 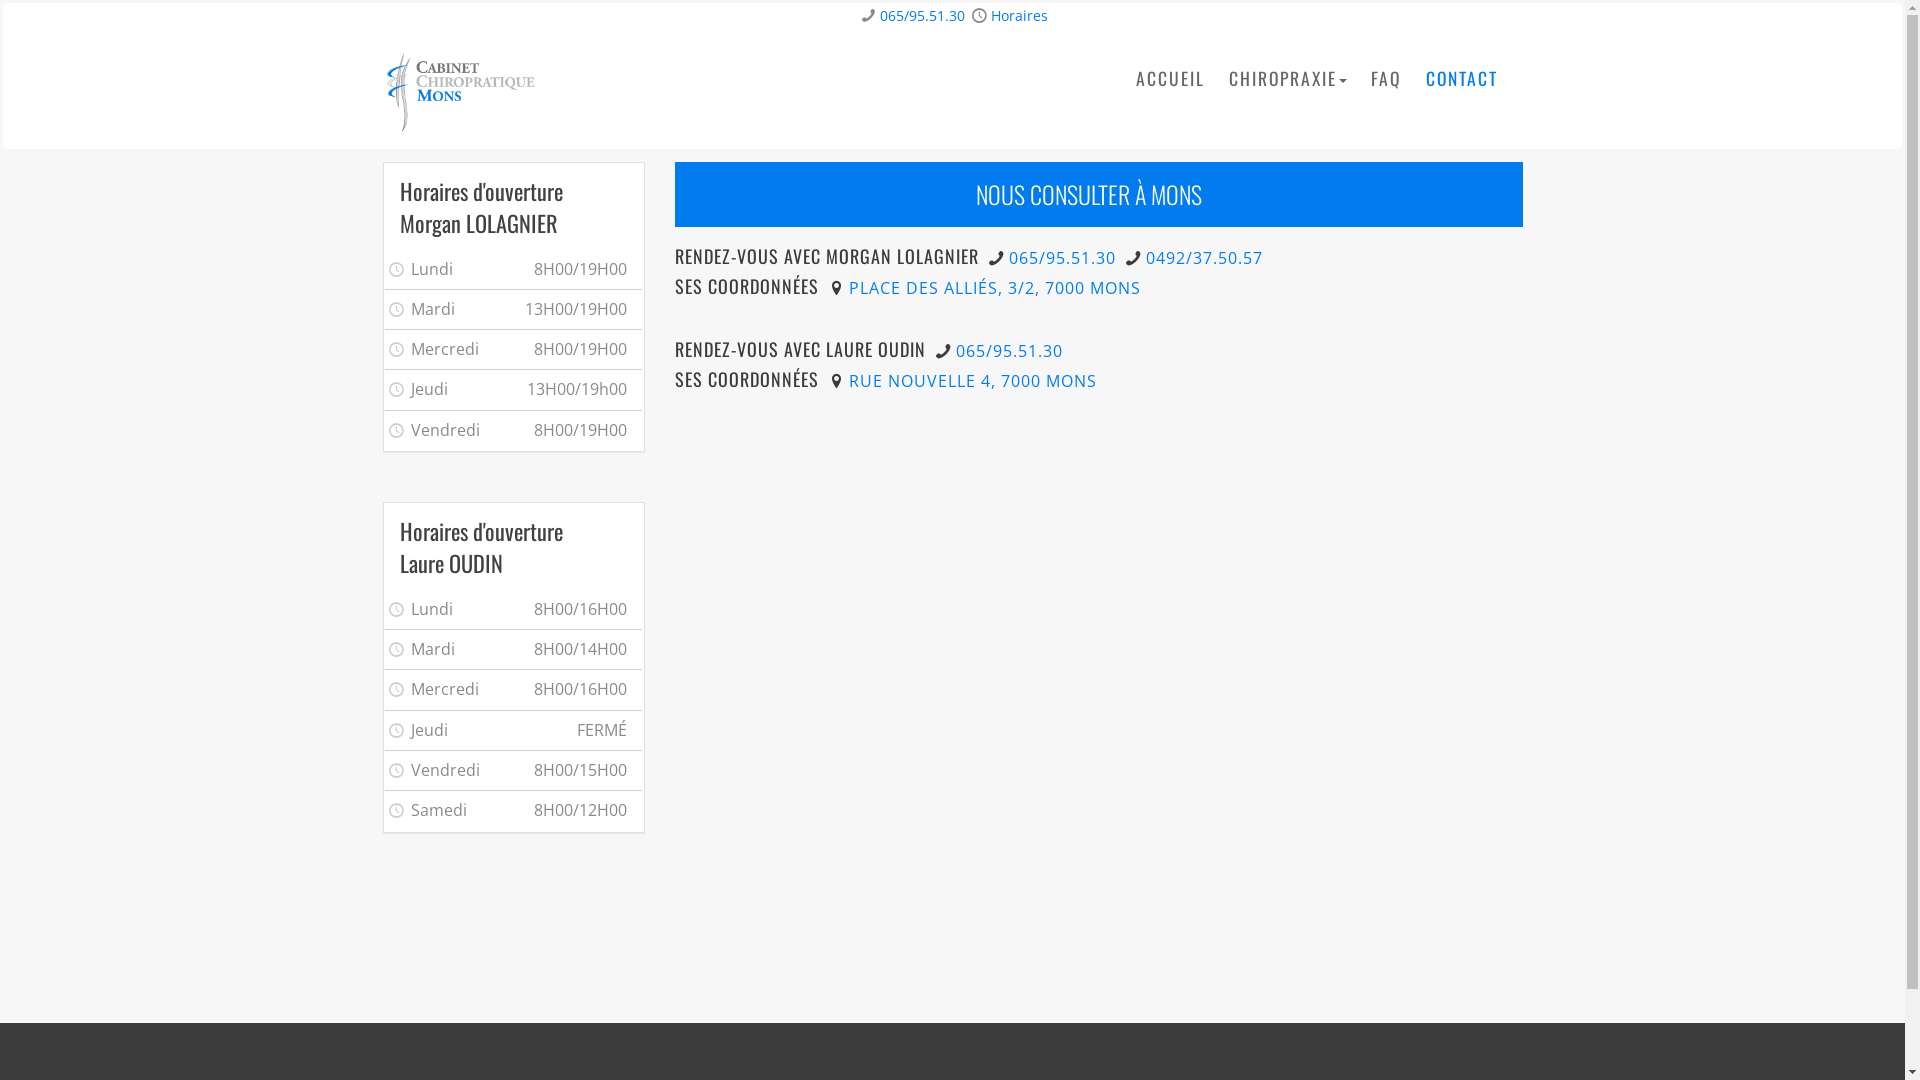 What do you see at coordinates (1227, 77) in the screenshot?
I see `'CHIROPRAXIE'` at bounding box center [1227, 77].